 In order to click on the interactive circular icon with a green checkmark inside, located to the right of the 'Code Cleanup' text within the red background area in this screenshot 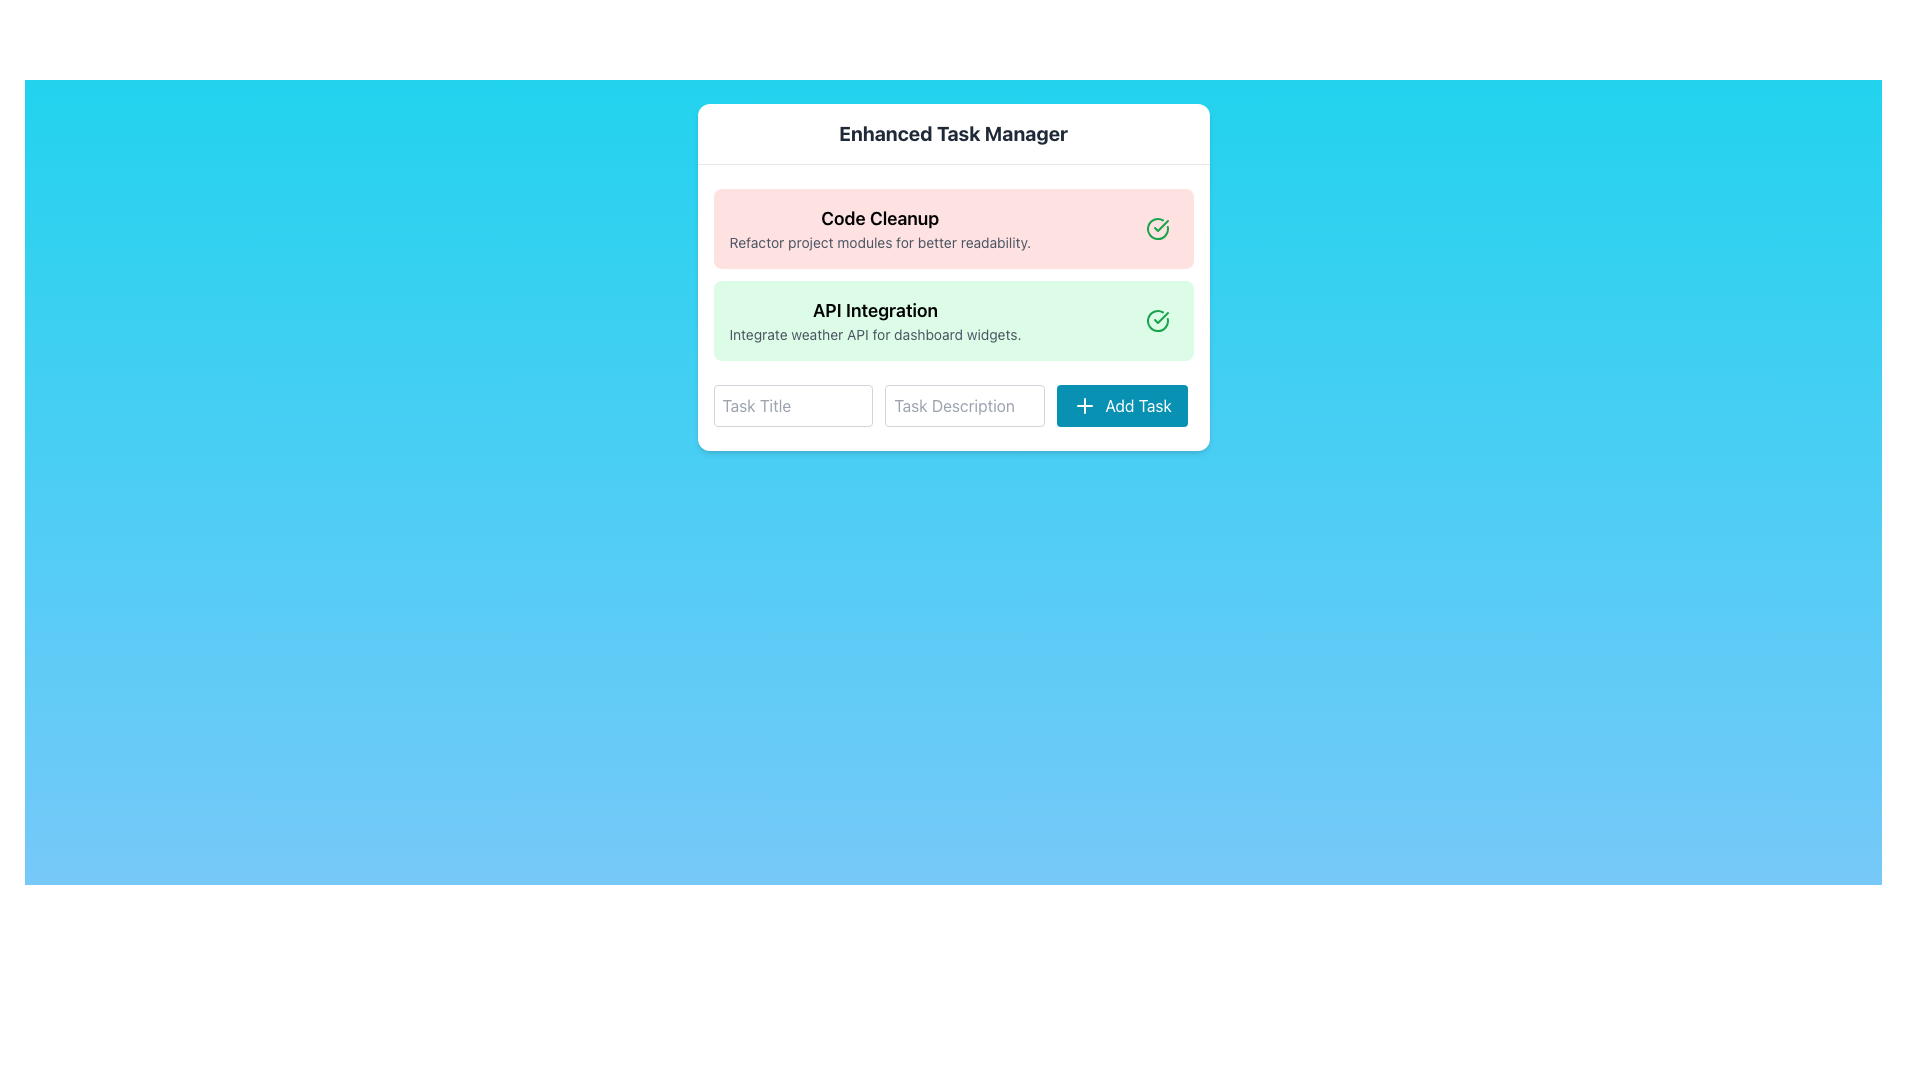, I will do `click(1157, 227)`.